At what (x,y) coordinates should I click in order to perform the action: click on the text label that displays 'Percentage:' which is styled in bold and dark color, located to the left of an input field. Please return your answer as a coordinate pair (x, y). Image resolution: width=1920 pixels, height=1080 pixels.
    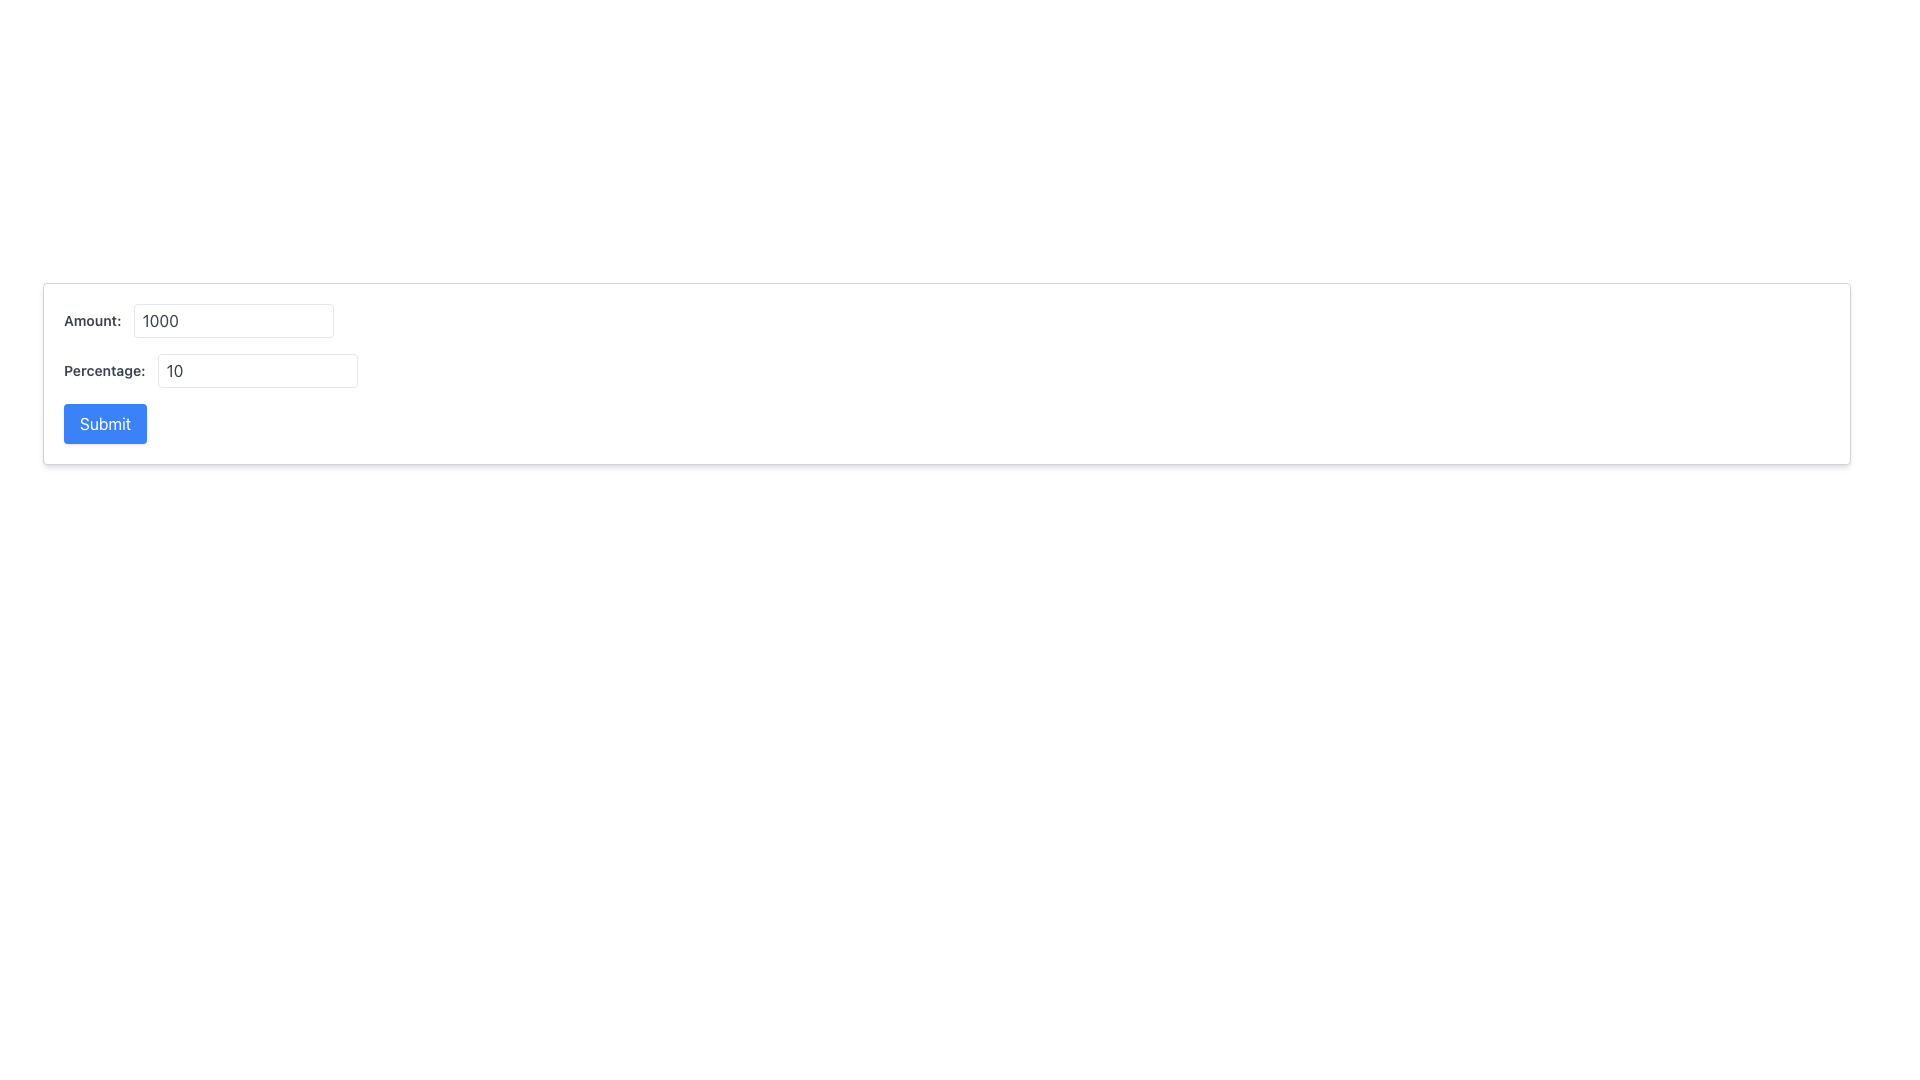
    Looking at the image, I should click on (103, 370).